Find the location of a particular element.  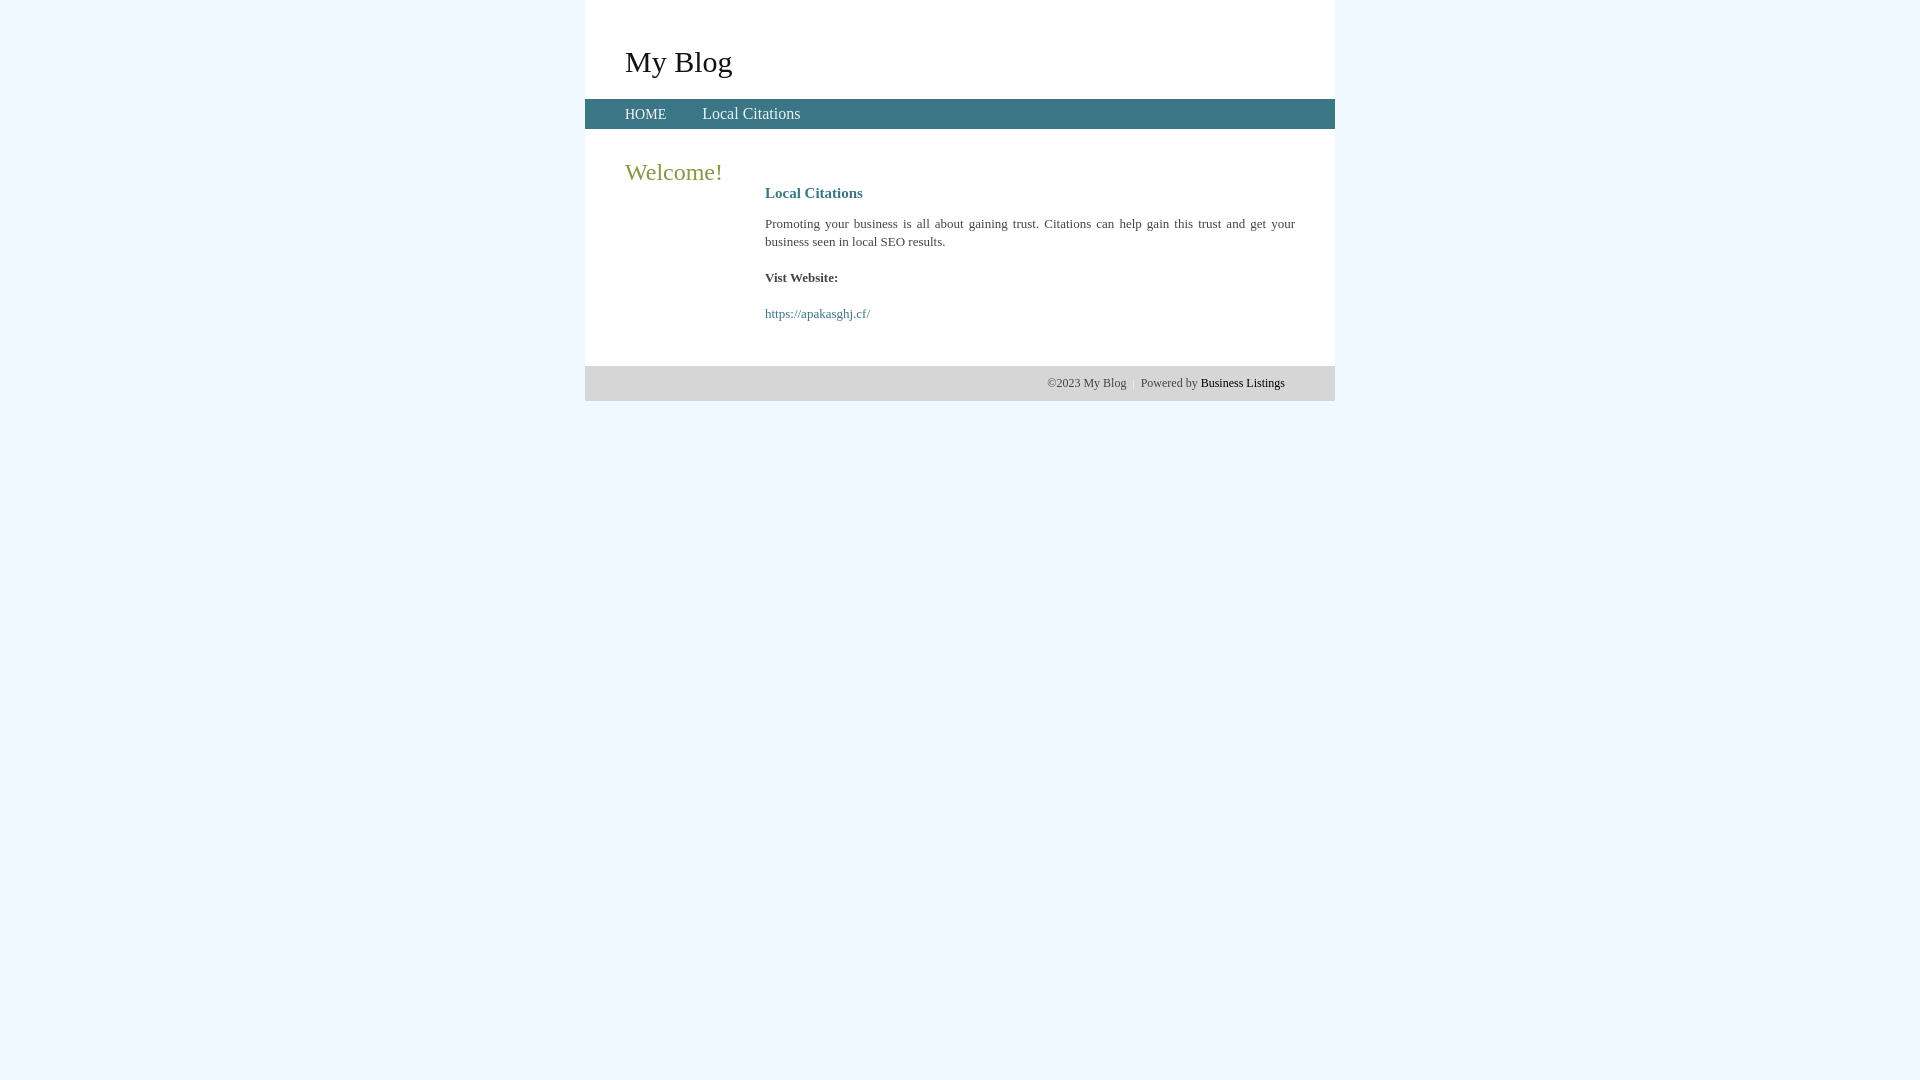

'Business Listings' is located at coordinates (1200, 382).